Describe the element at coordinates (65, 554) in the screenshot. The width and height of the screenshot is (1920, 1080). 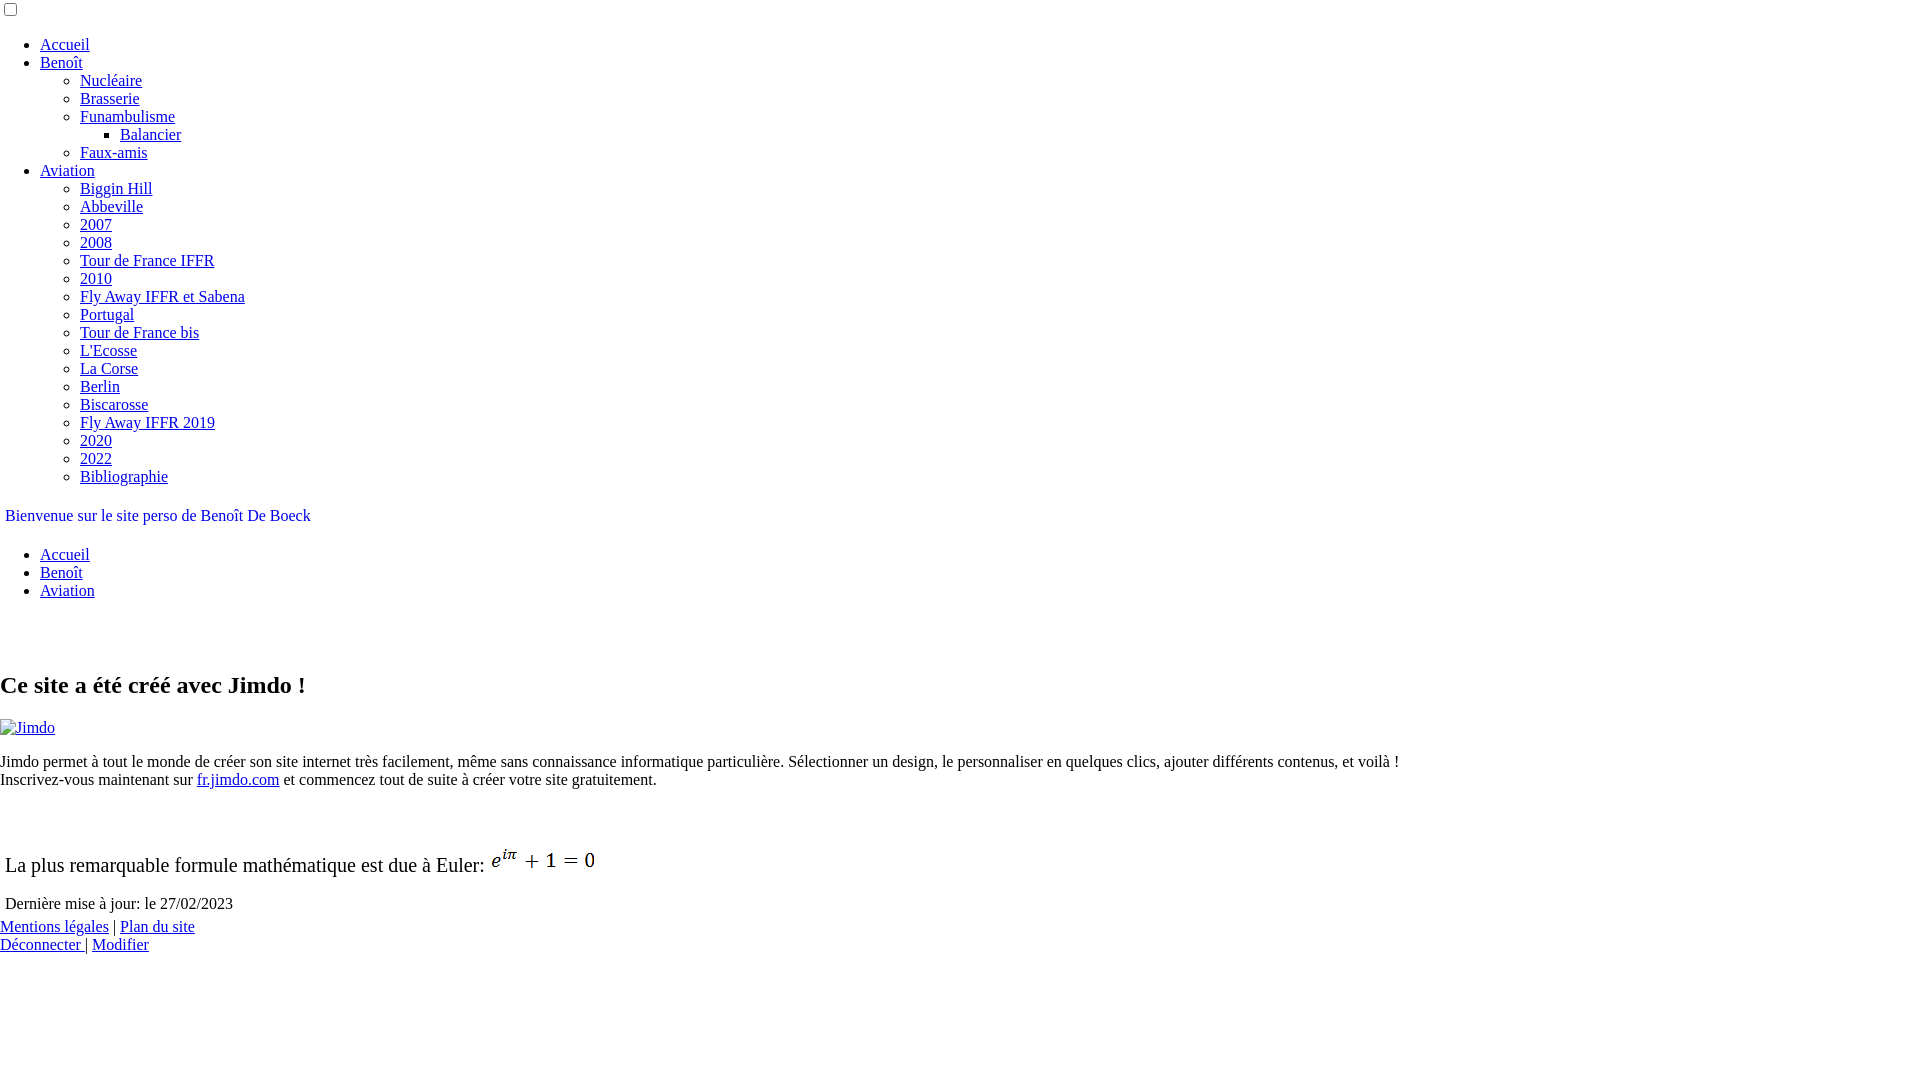
I see `'Accueil'` at that location.